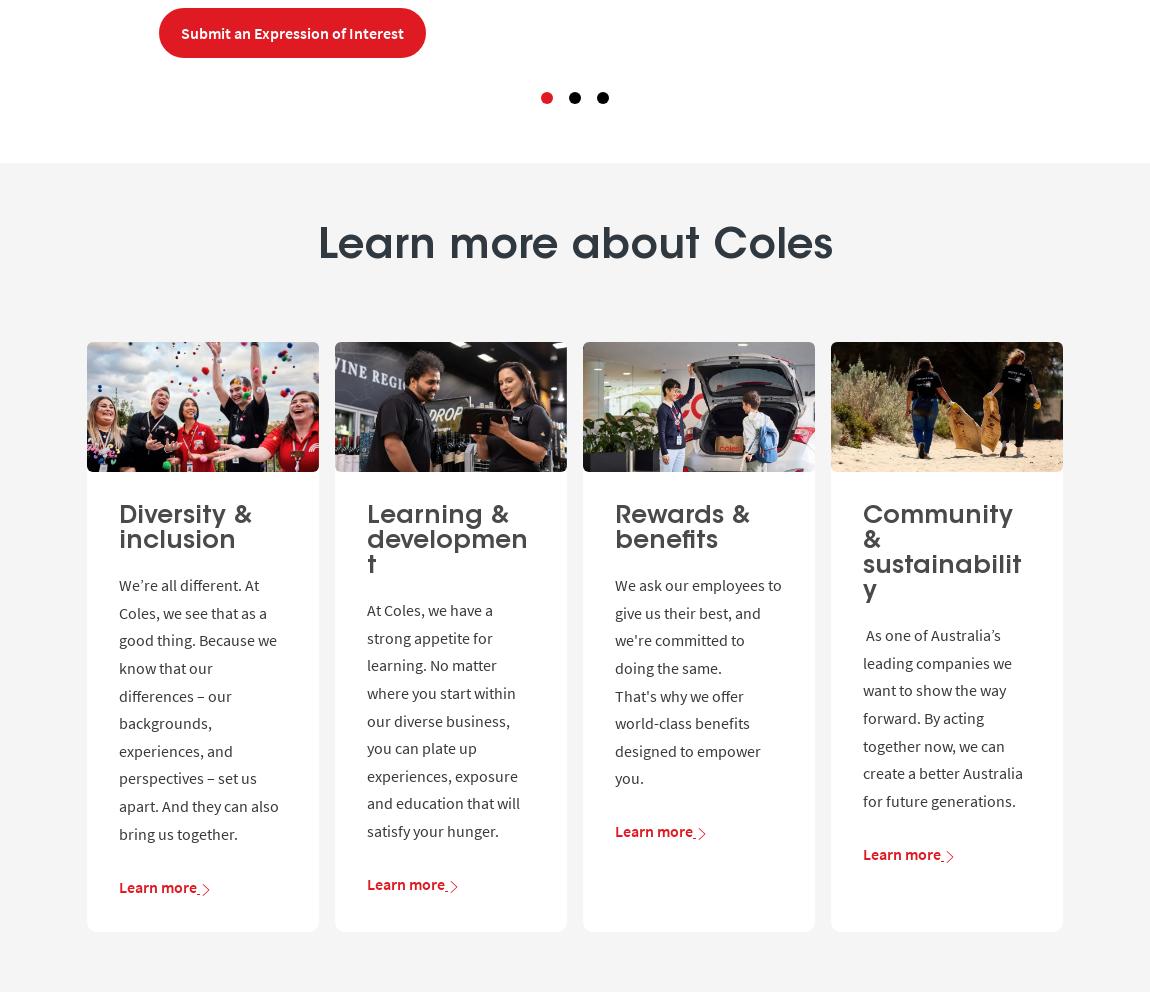 This screenshot has height=992, width=1150. I want to click on 'Diversity & inclusion', so click(184, 528).